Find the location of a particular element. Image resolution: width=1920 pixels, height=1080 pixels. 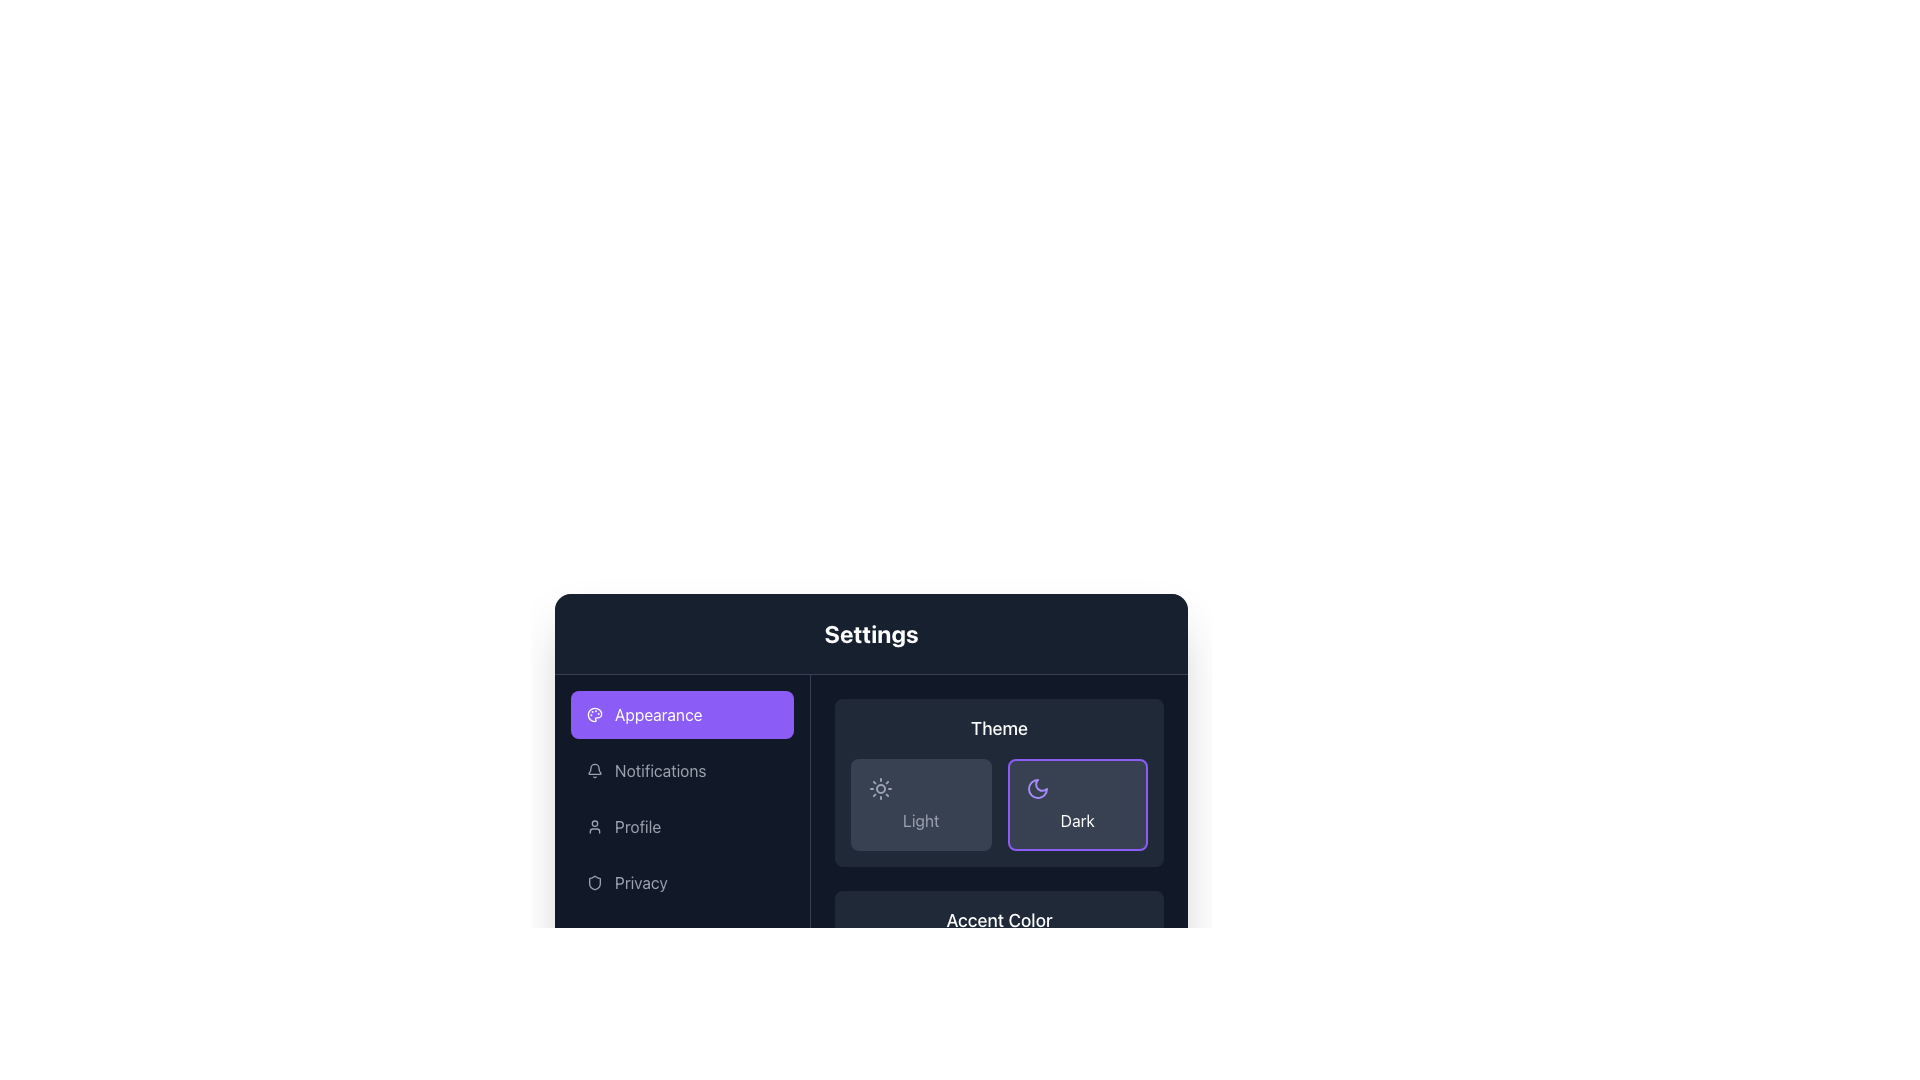

the 'Privacy' settings label located at the bottom of the settings menu on the left side of the interface is located at coordinates (641, 882).